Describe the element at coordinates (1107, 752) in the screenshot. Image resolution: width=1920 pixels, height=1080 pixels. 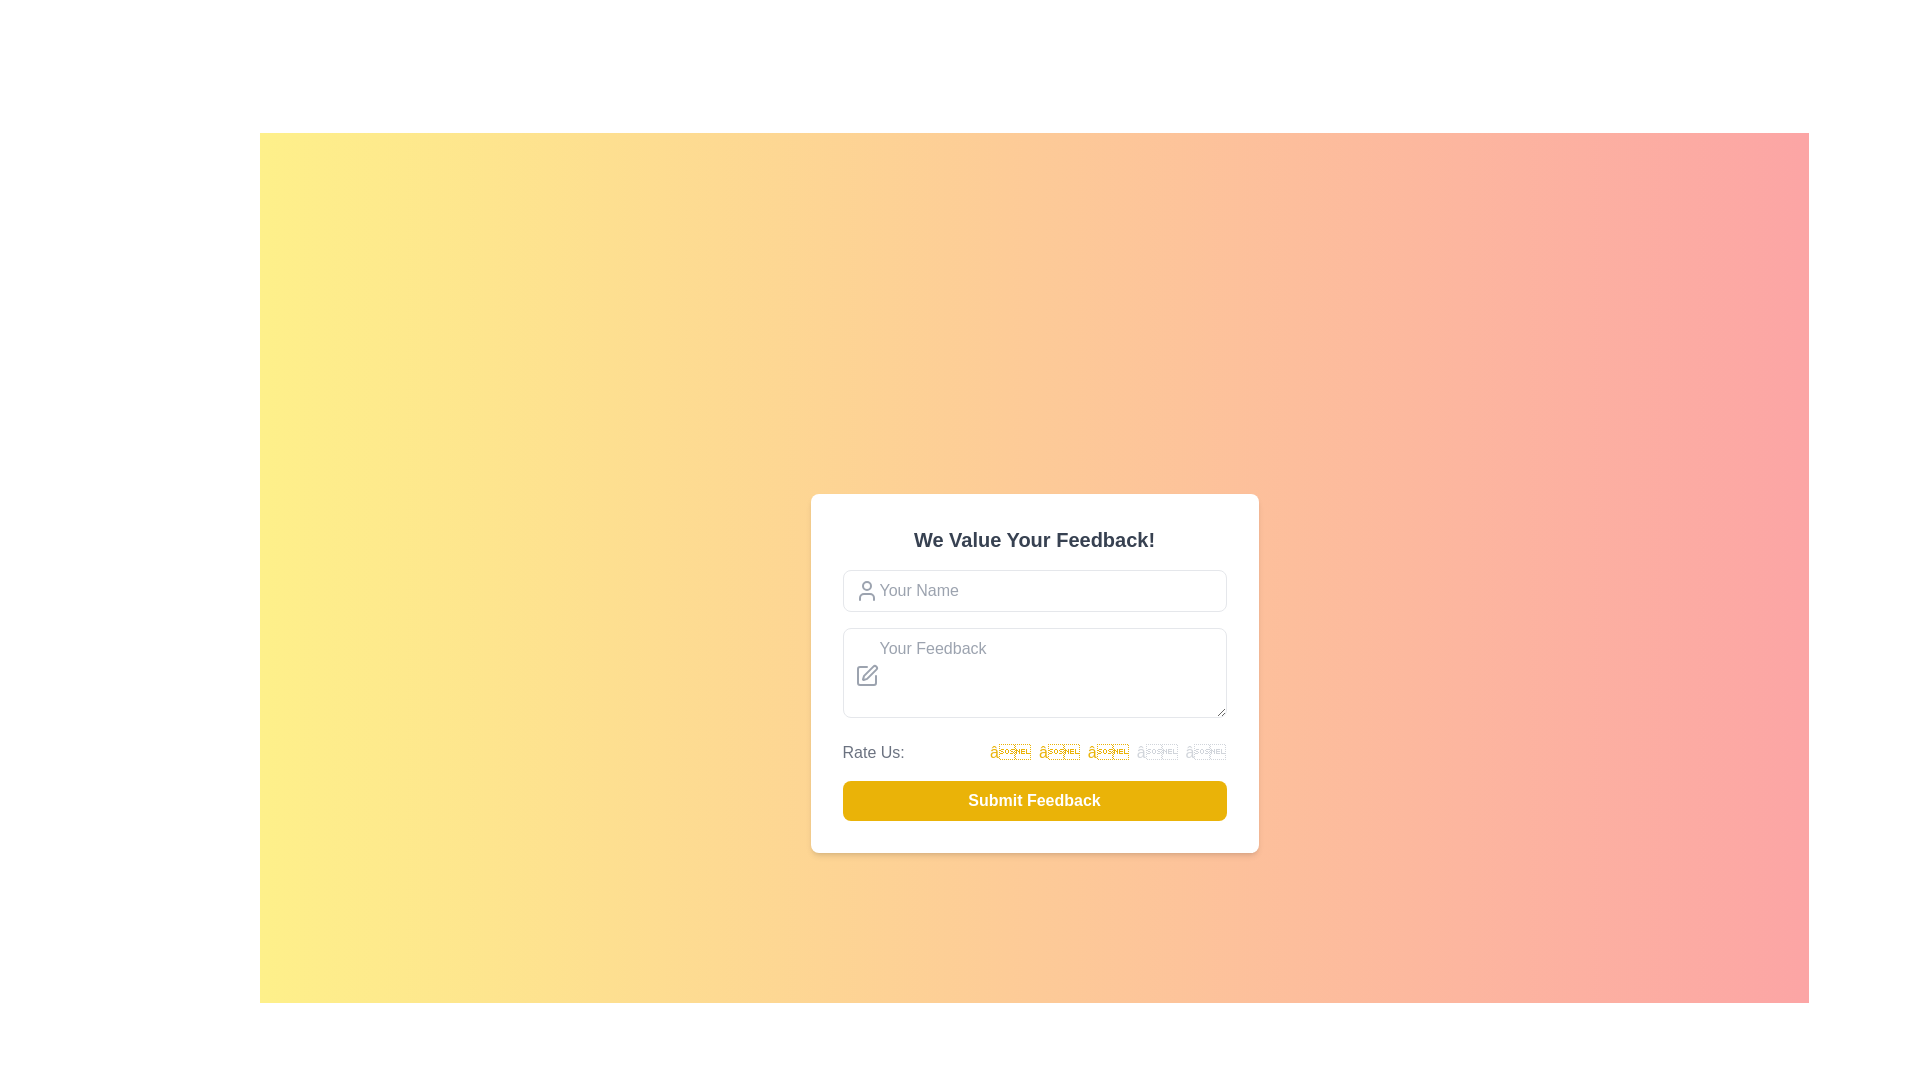
I see `the third star icon in the rating component labeled 'Rate Us:' to represent a three-star rating` at that location.